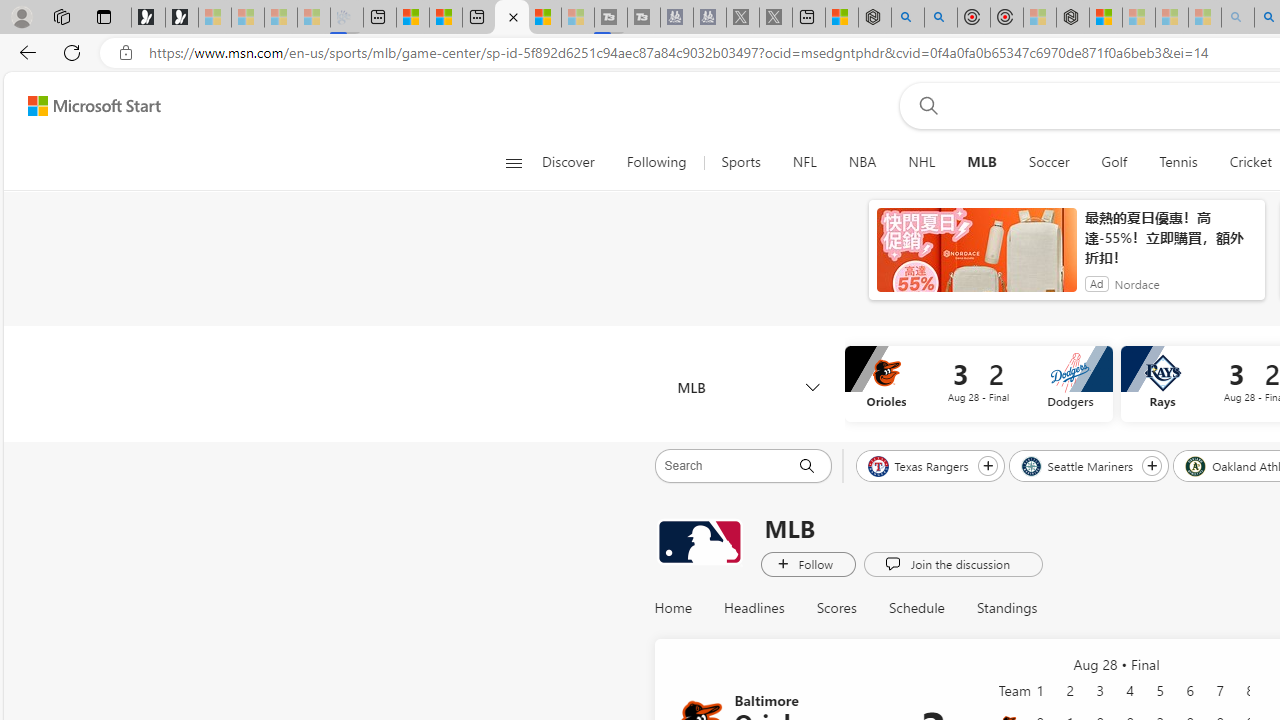 Image resolution: width=1280 pixels, height=720 pixels. I want to click on 'NFL', so click(804, 162).